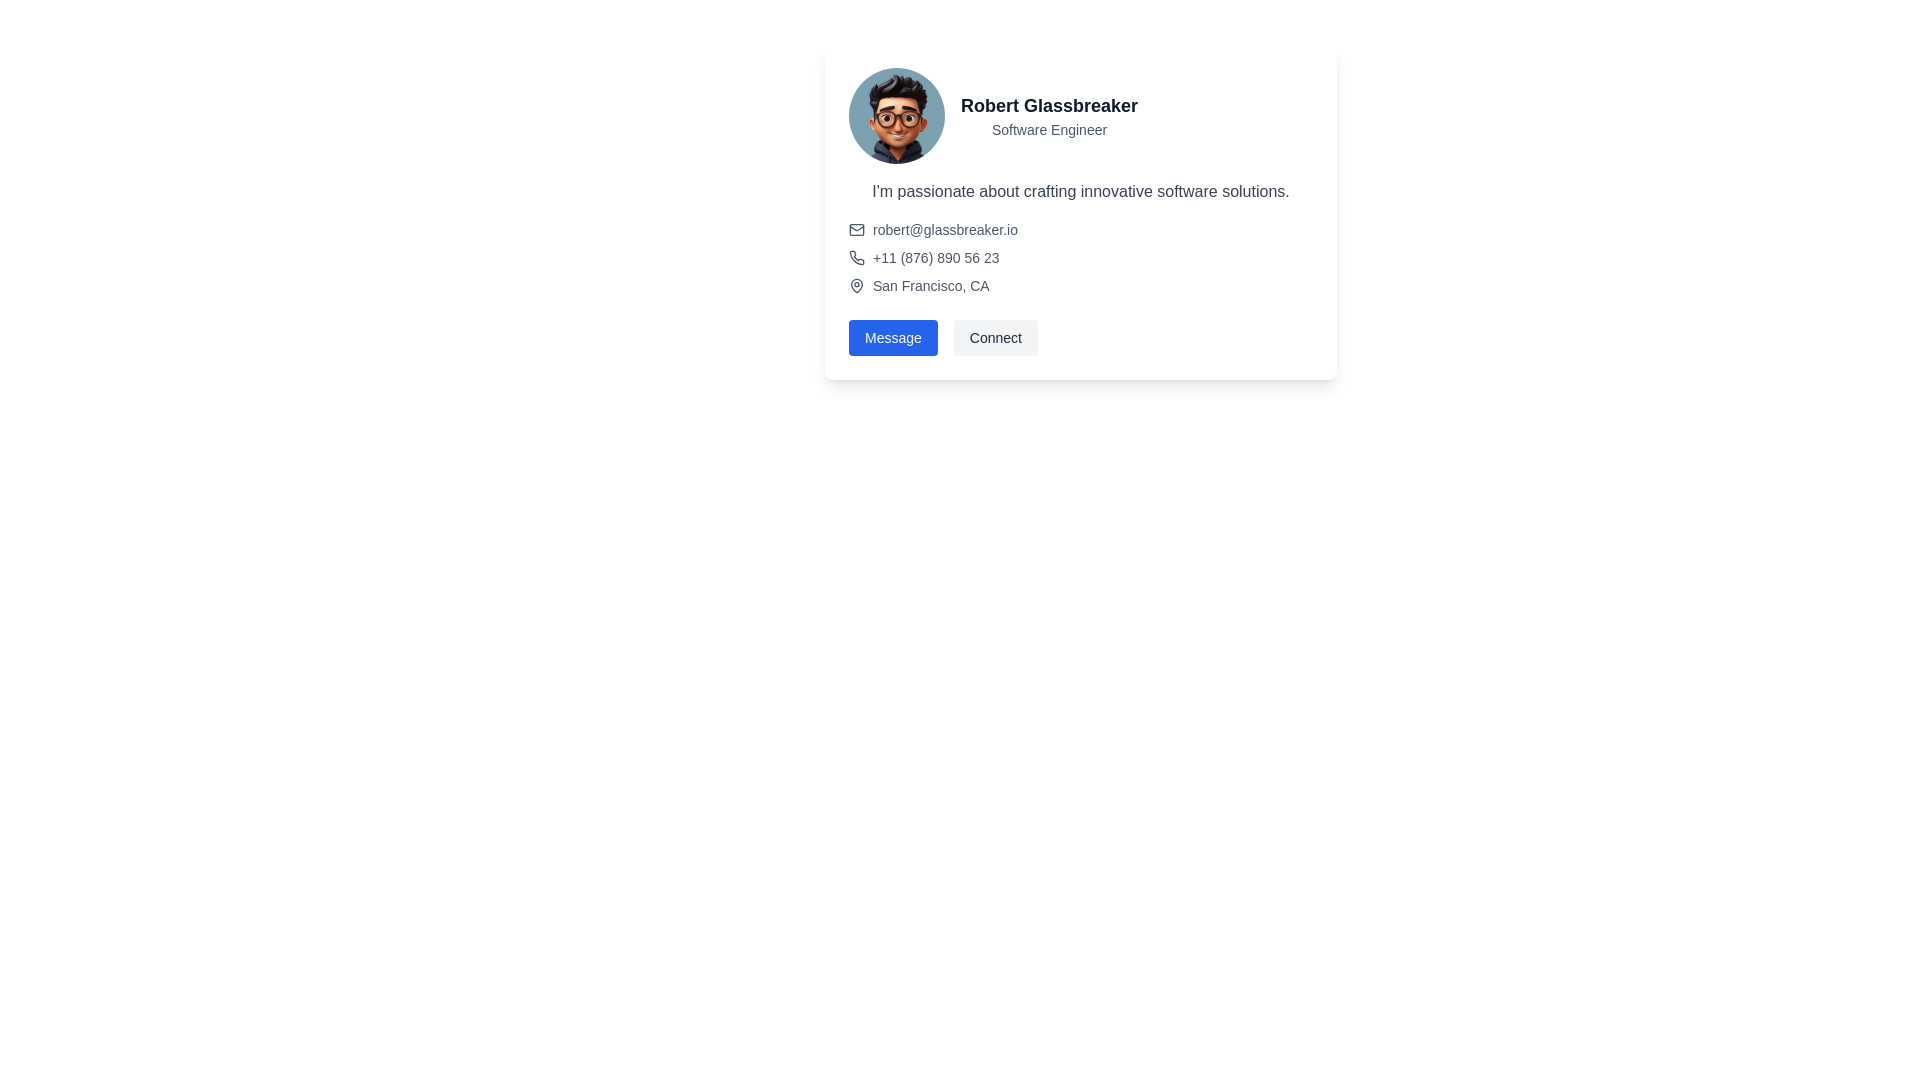 This screenshot has width=1920, height=1080. What do you see at coordinates (892, 337) in the screenshot?
I see `the 'Message' button, which is a vibrant blue rectangular button with rounded corners, to trigger visual feedback like a color change` at bounding box center [892, 337].